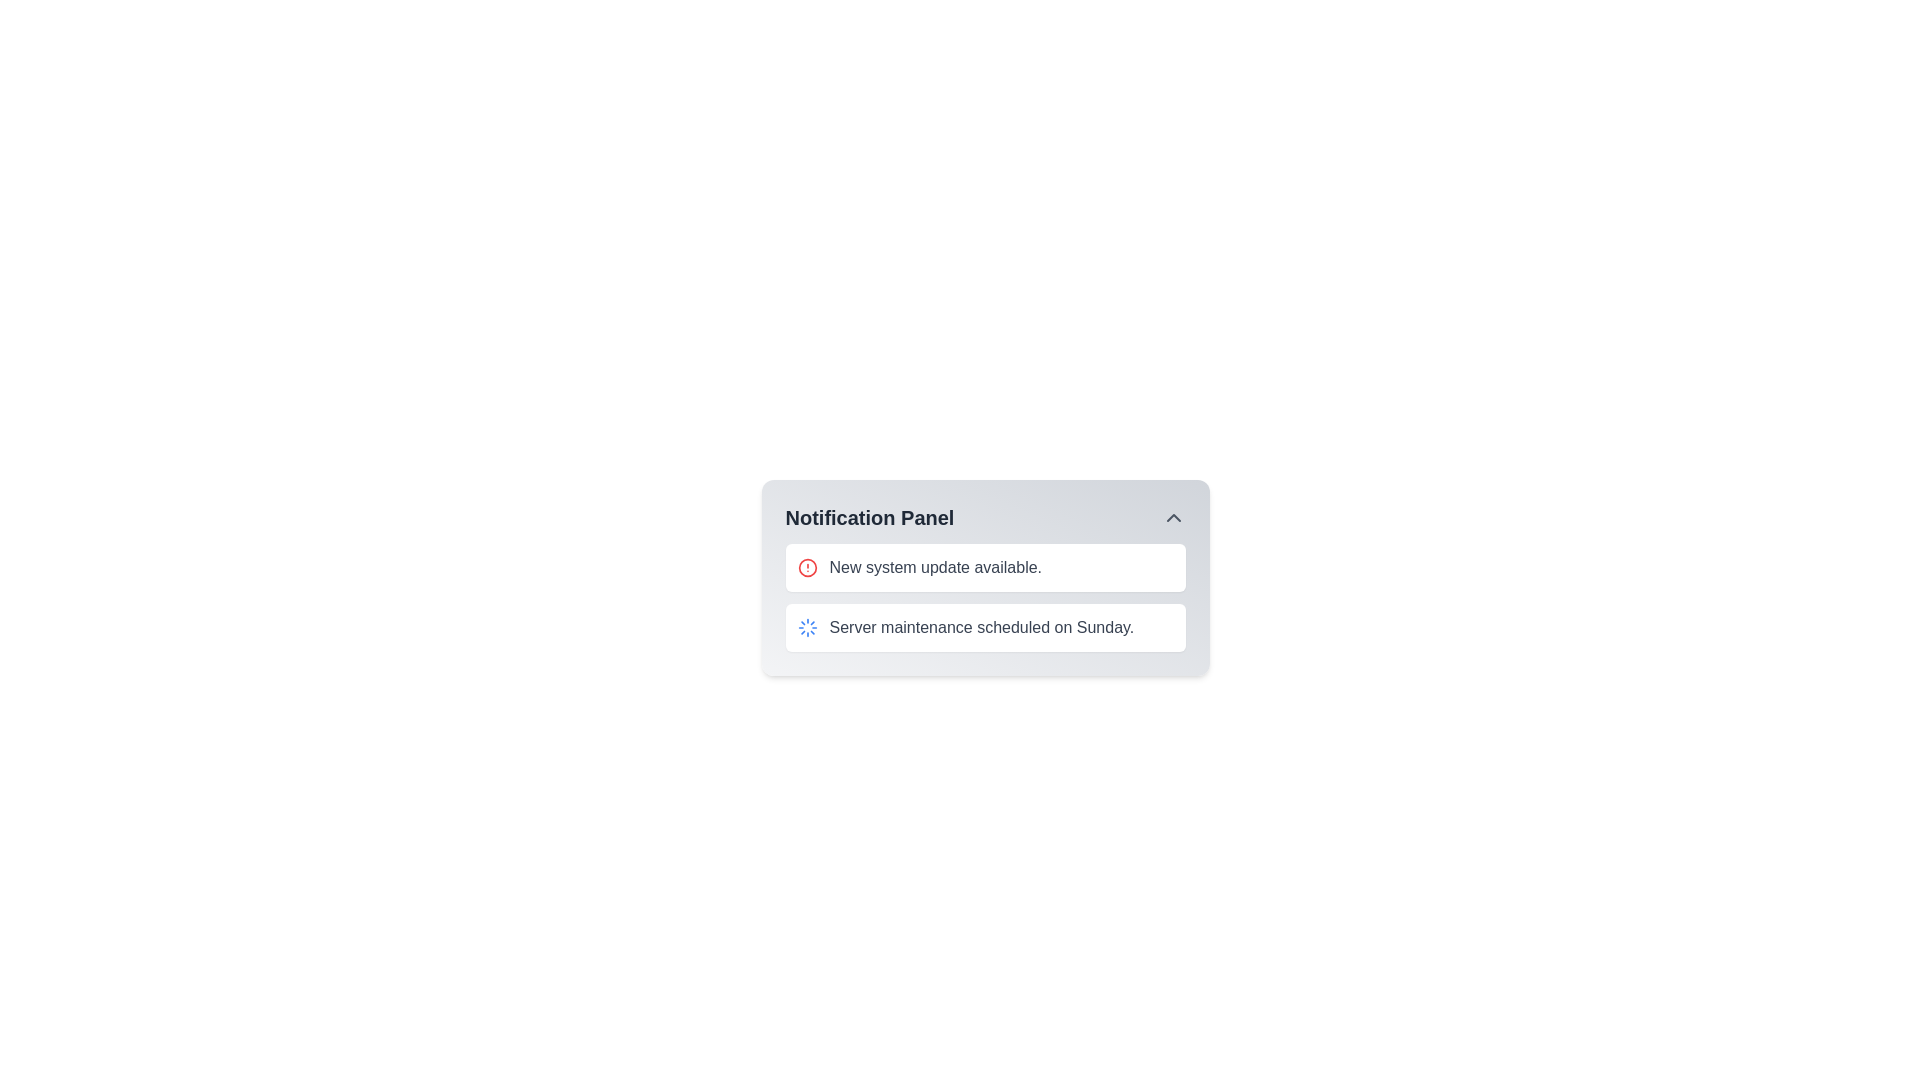  Describe the element at coordinates (985, 596) in the screenshot. I see `the Notification List located below the 'Notification Panel' heading` at that location.